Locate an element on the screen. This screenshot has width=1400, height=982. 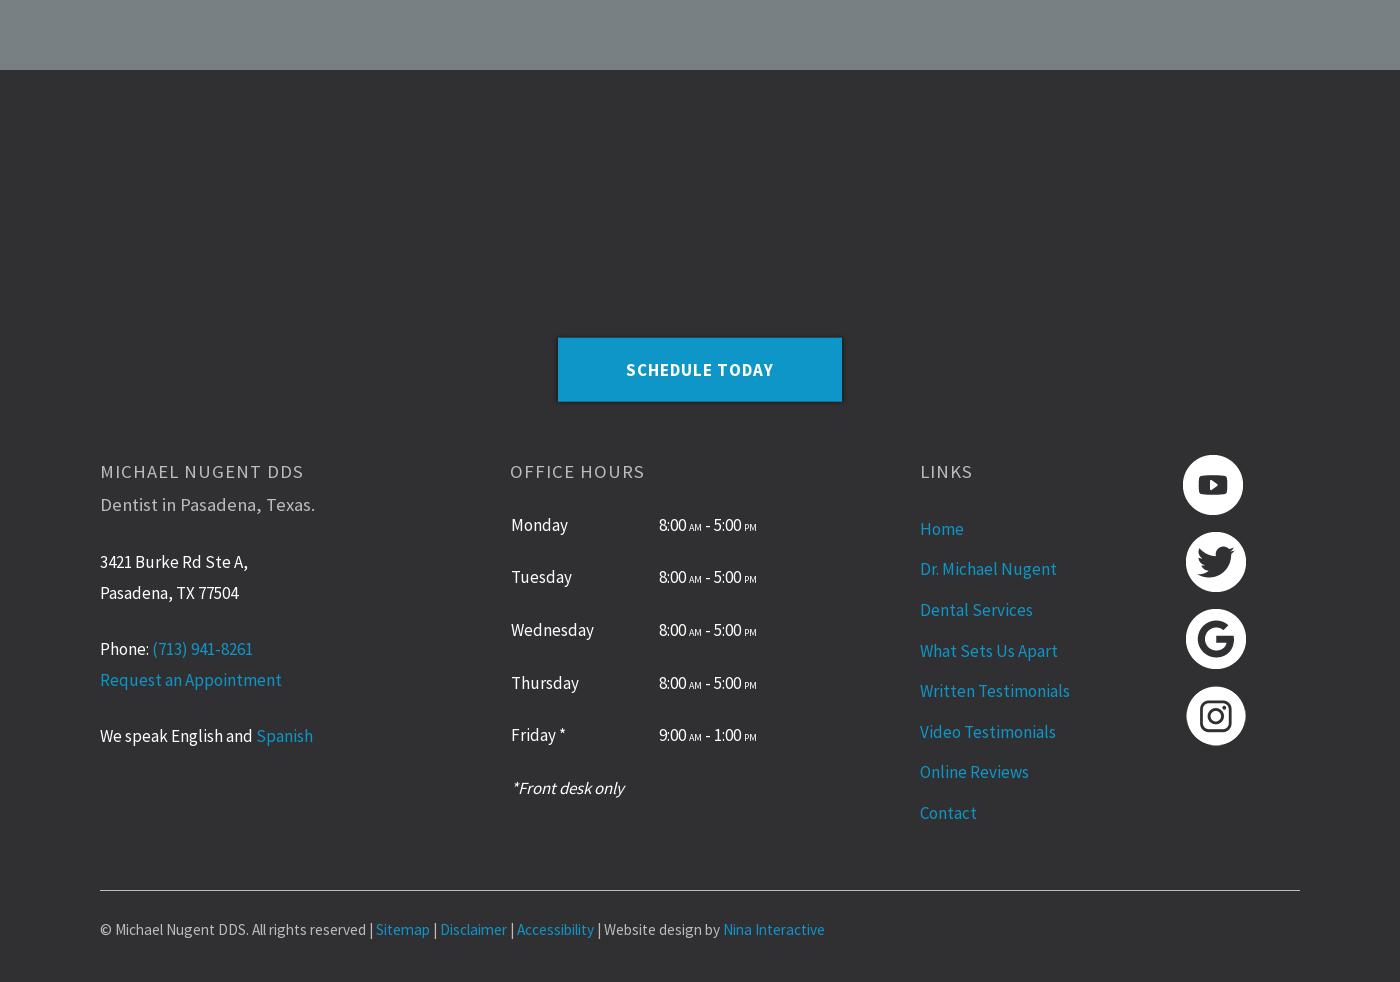
'Dr. Michael Nugent' is located at coordinates (988, 567).